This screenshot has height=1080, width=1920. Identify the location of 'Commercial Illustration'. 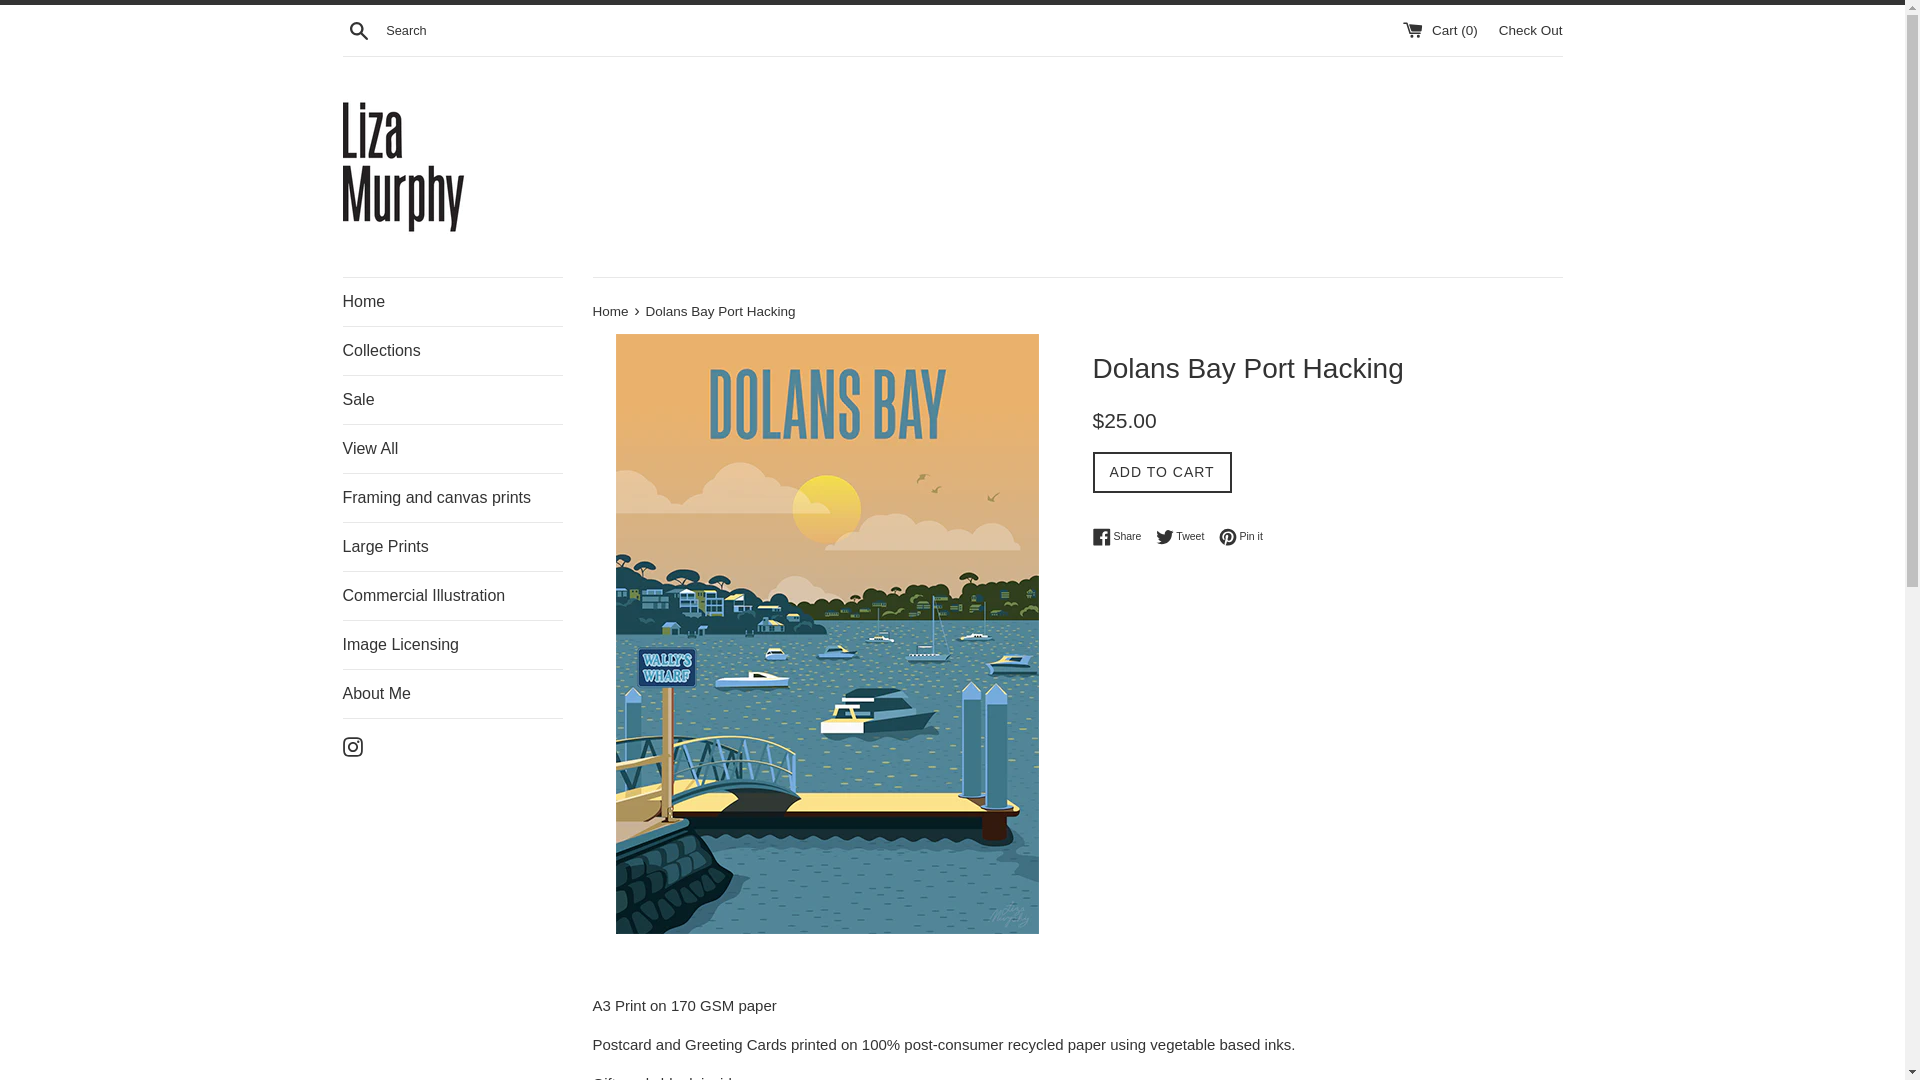
(341, 595).